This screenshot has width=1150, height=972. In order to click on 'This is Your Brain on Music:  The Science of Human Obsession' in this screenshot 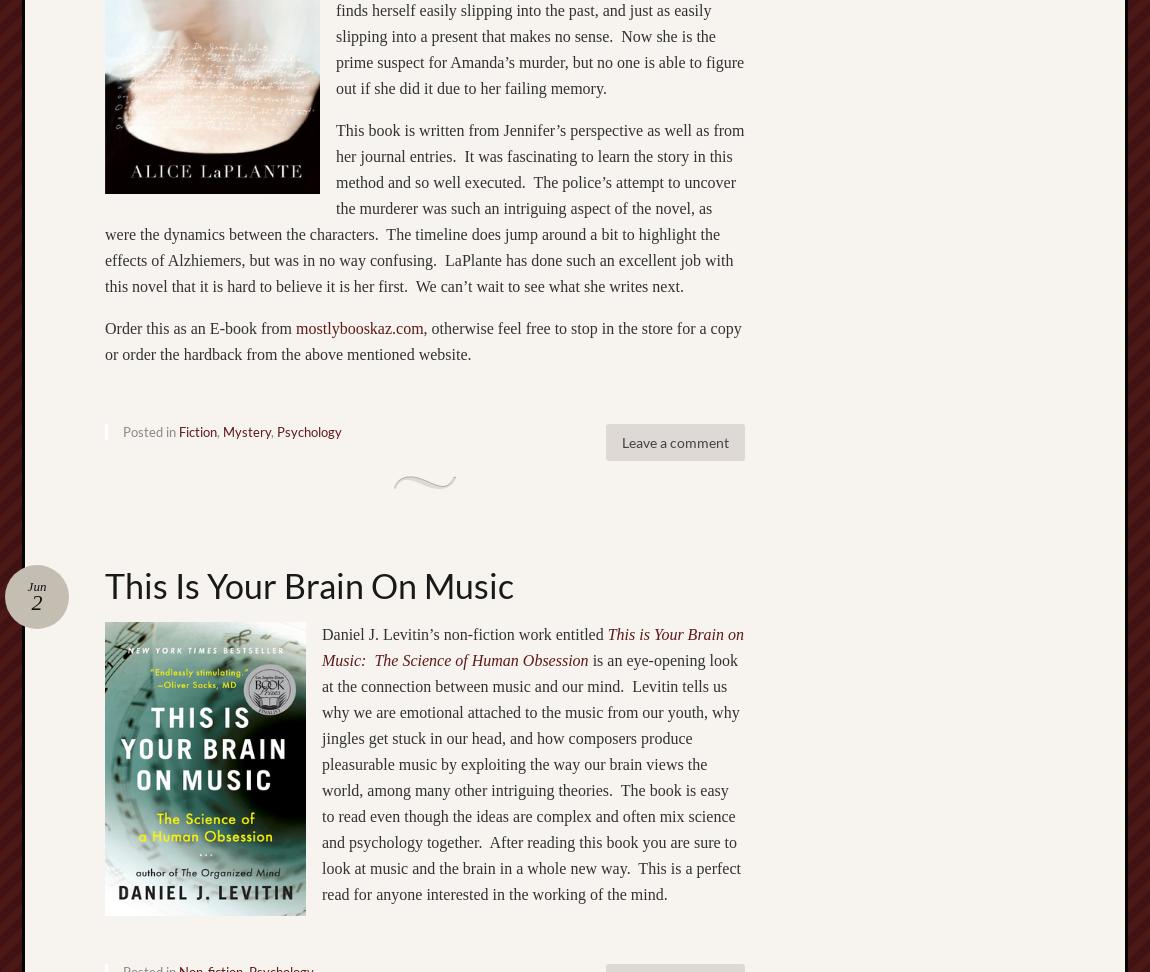, I will do `click(533, 646)`.